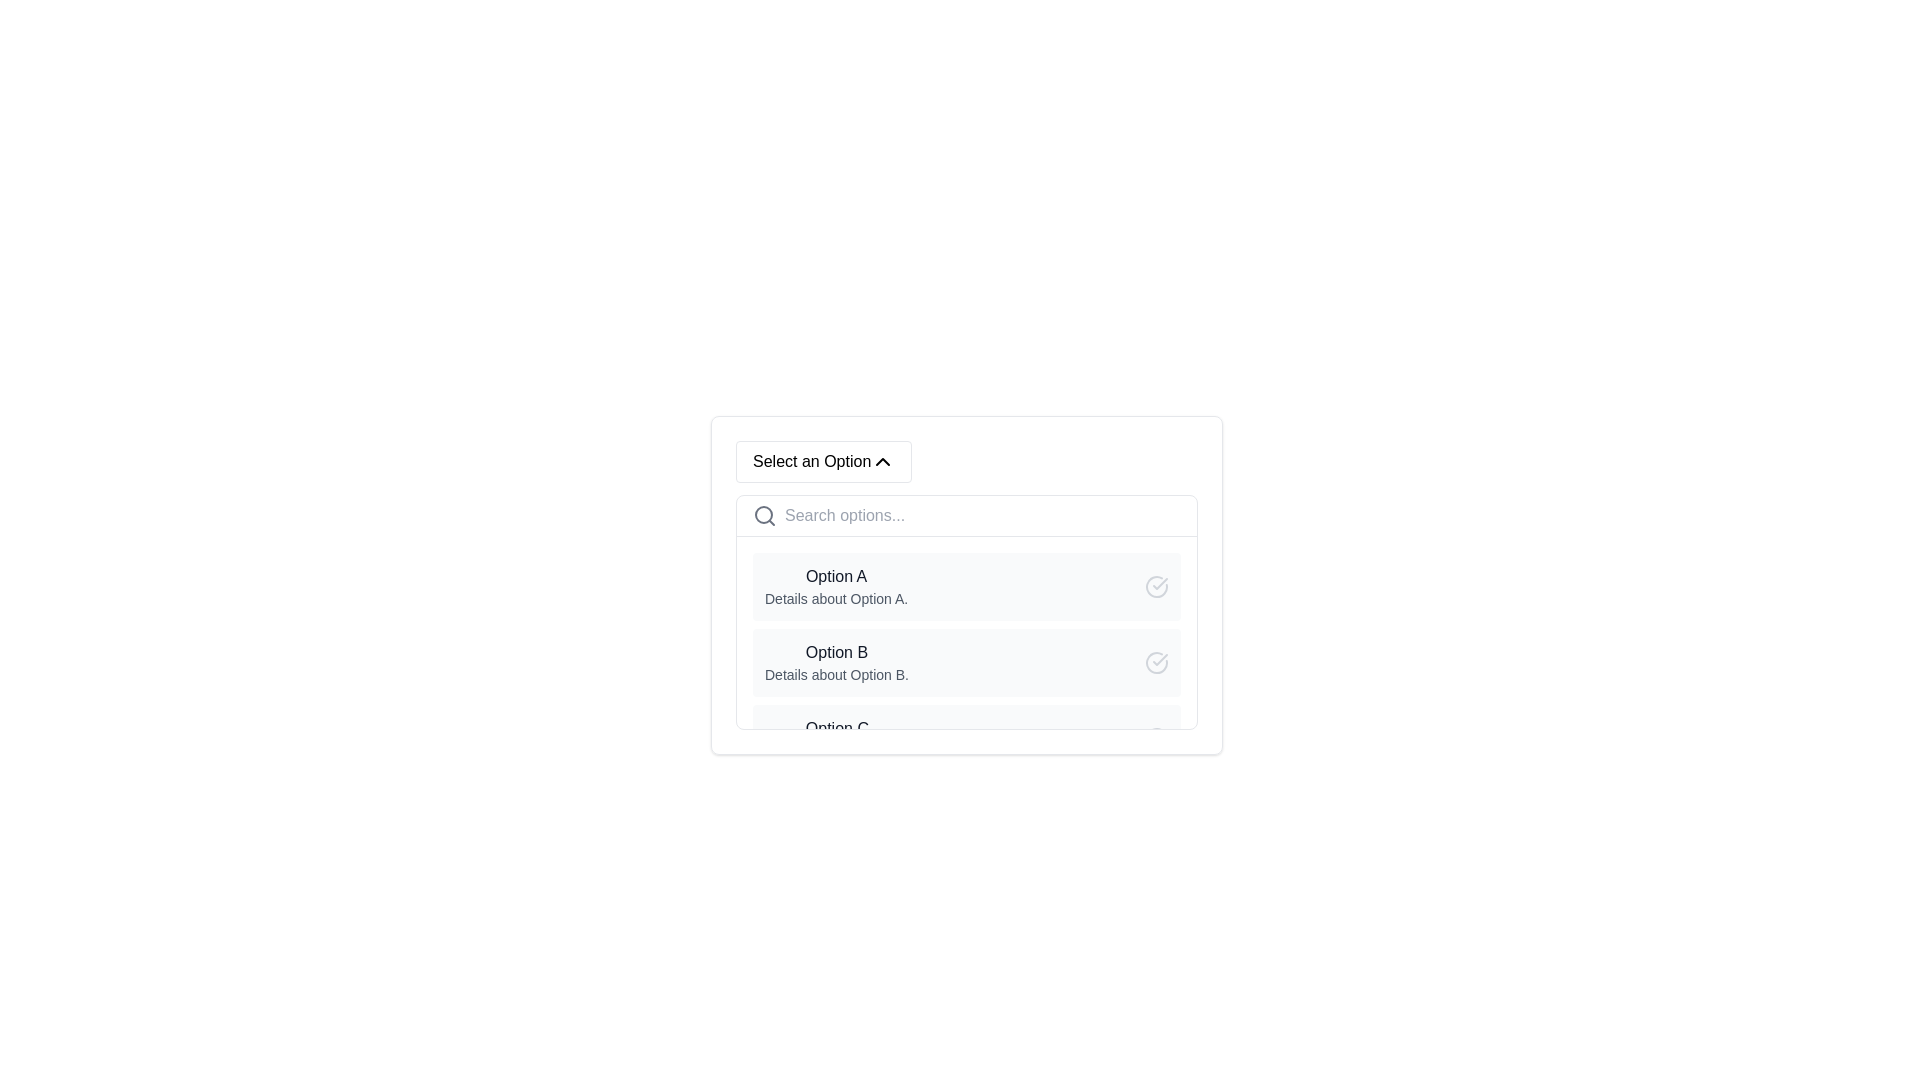 Image resolution: width=1920 pixels, height=1080 pixels. Describe the element at coordinates (1160, 659) in the screenshot. I see `the checkmark icon within the dropdown list interface, which is styled with a rounded stroke and is displayed in gray-toned color as part of the selection feedback` at that location.